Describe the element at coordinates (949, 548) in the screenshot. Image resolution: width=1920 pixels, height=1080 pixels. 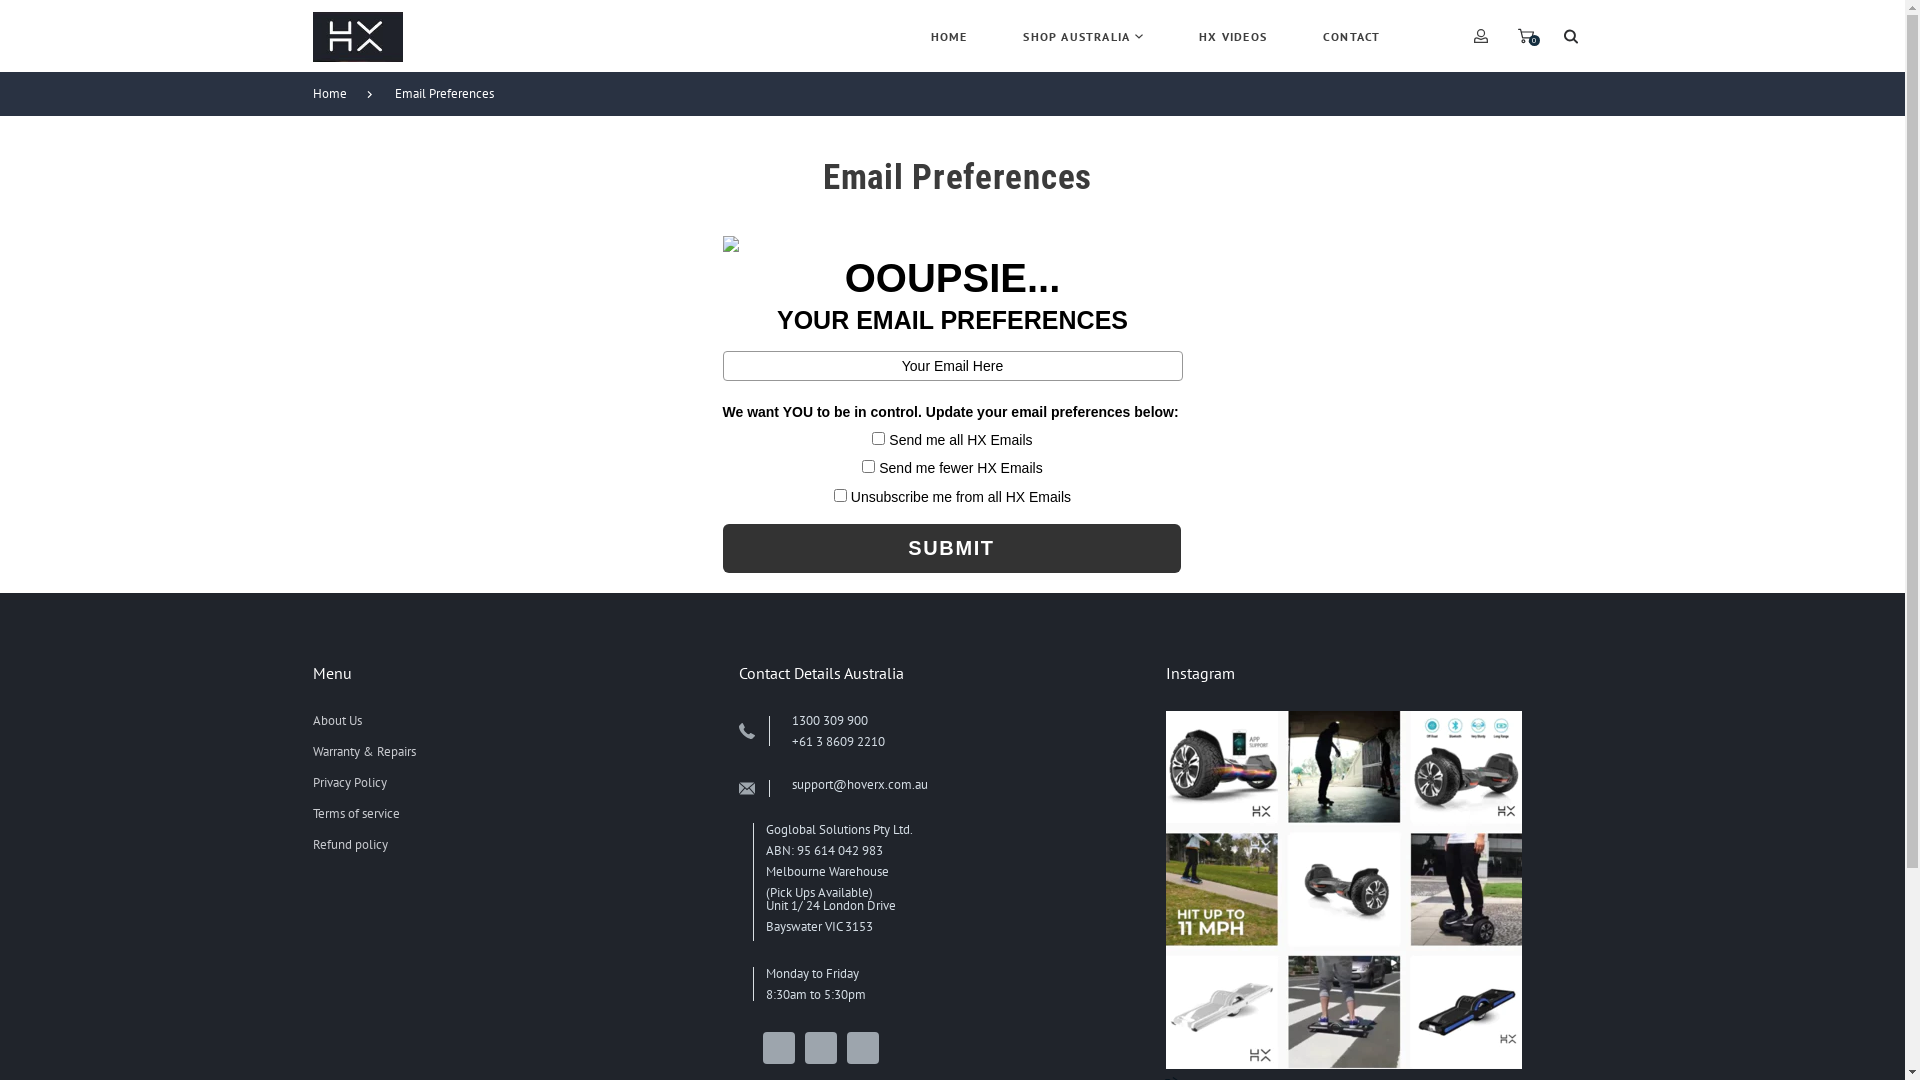
I see `'SUBMIT'` at that location.